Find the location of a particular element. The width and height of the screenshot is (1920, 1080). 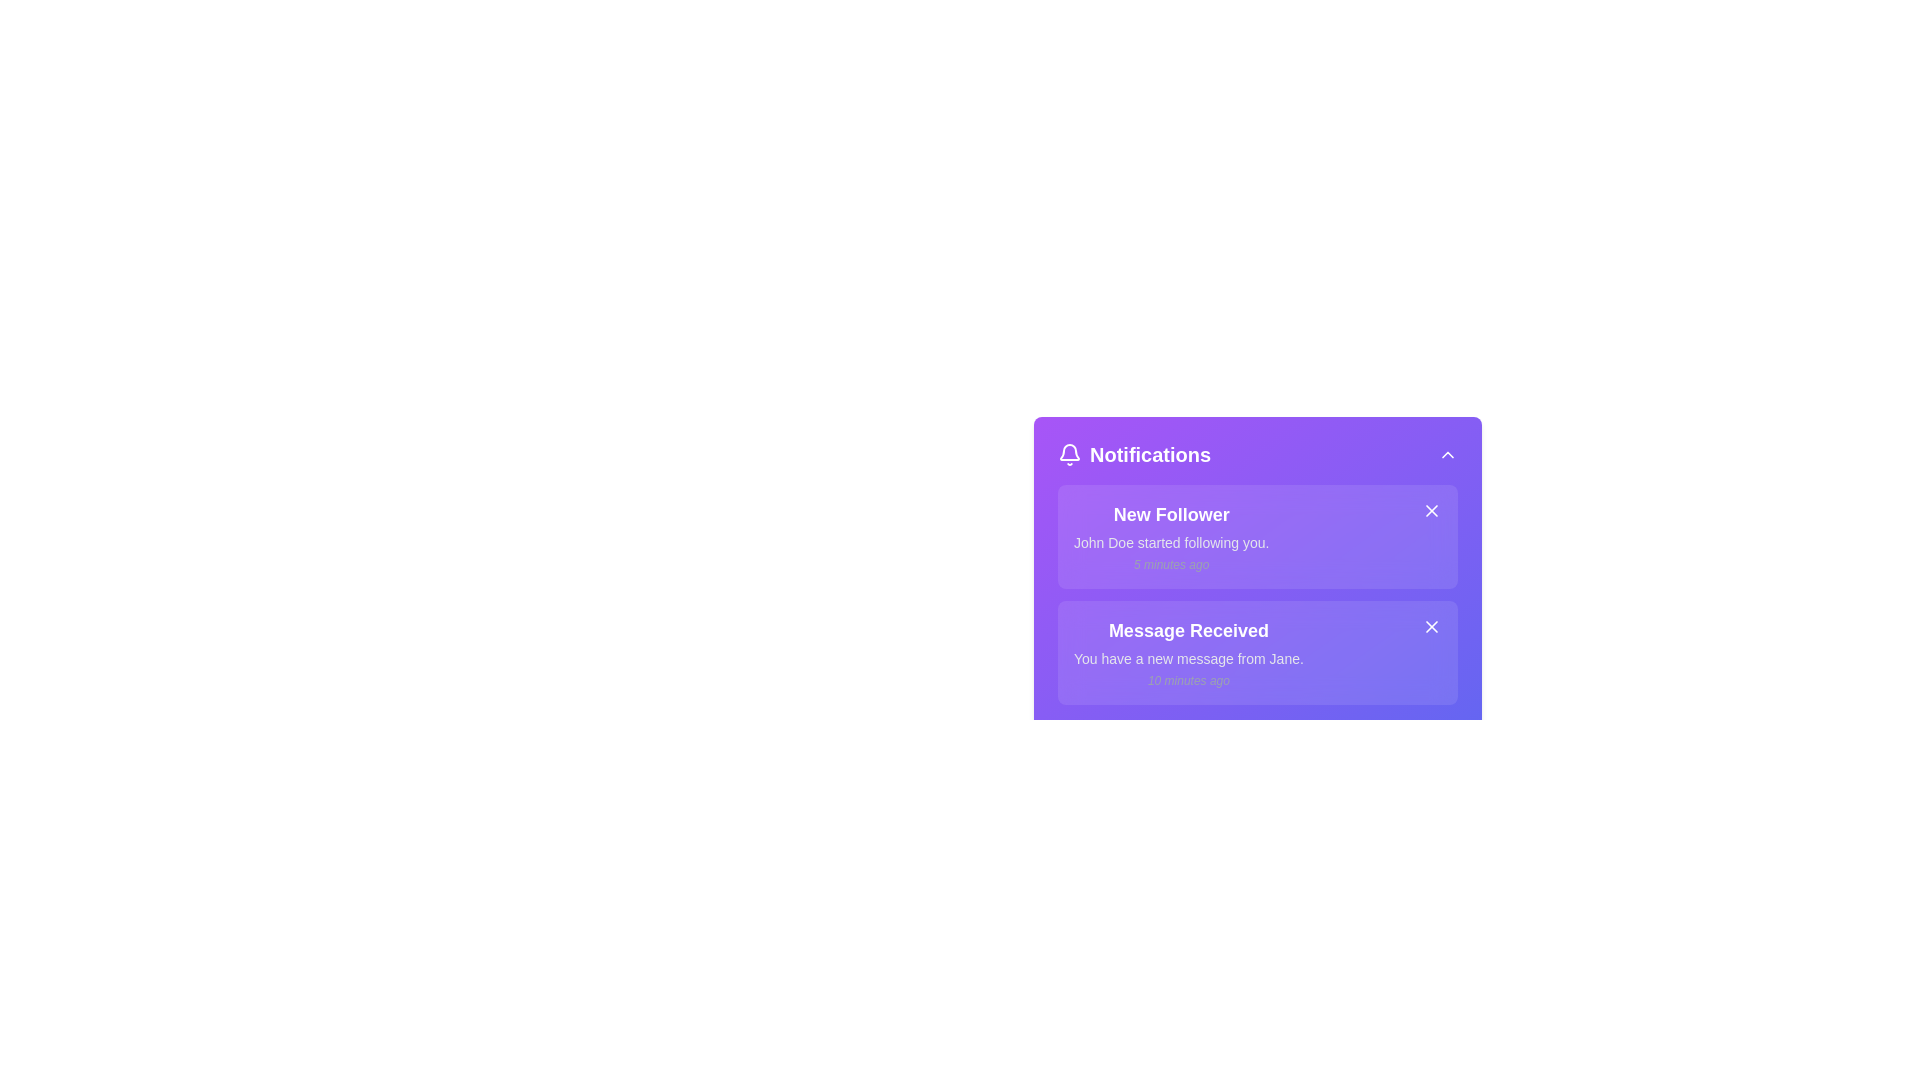

the 'Message Received' text label, which is prominently displayed in bold white font against a purple background is located at coordinates (1188, 631).